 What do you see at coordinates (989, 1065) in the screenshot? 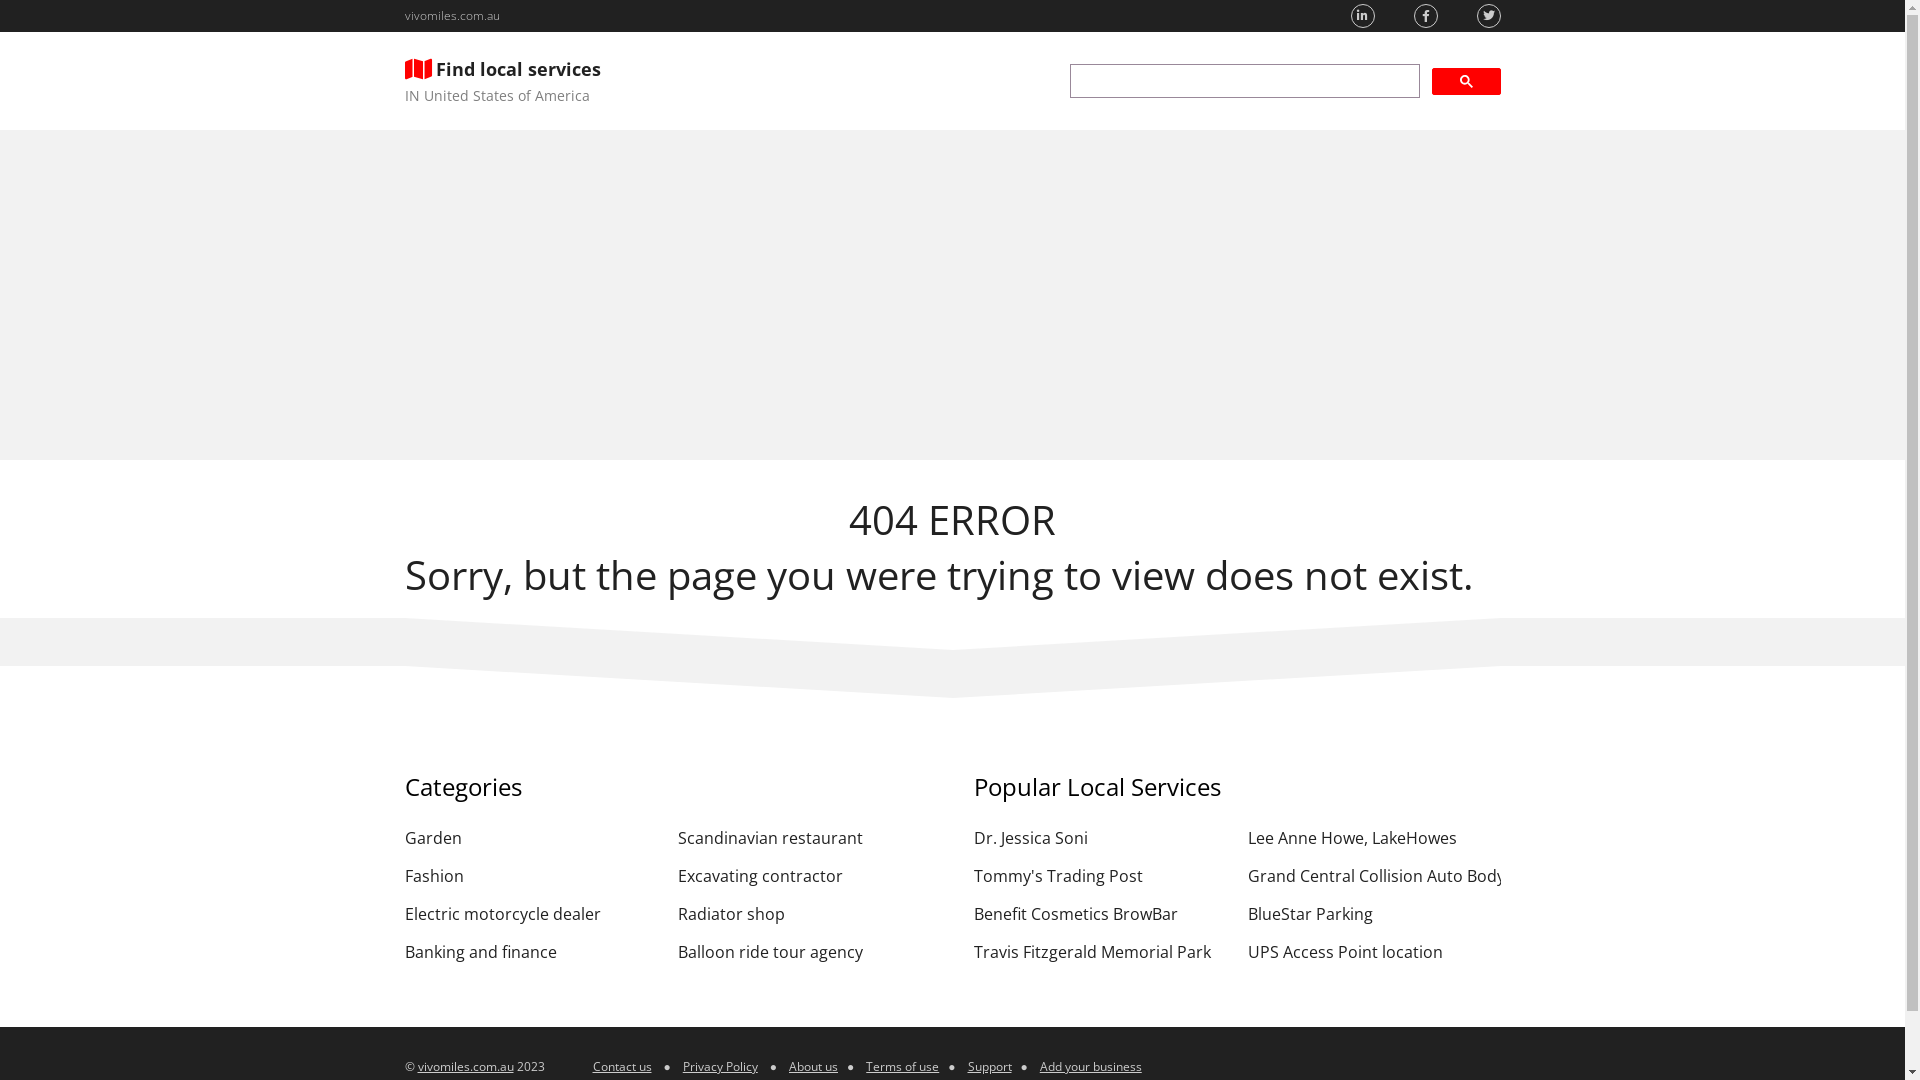
I see `'Support'` at bounding box center [989, 1065].